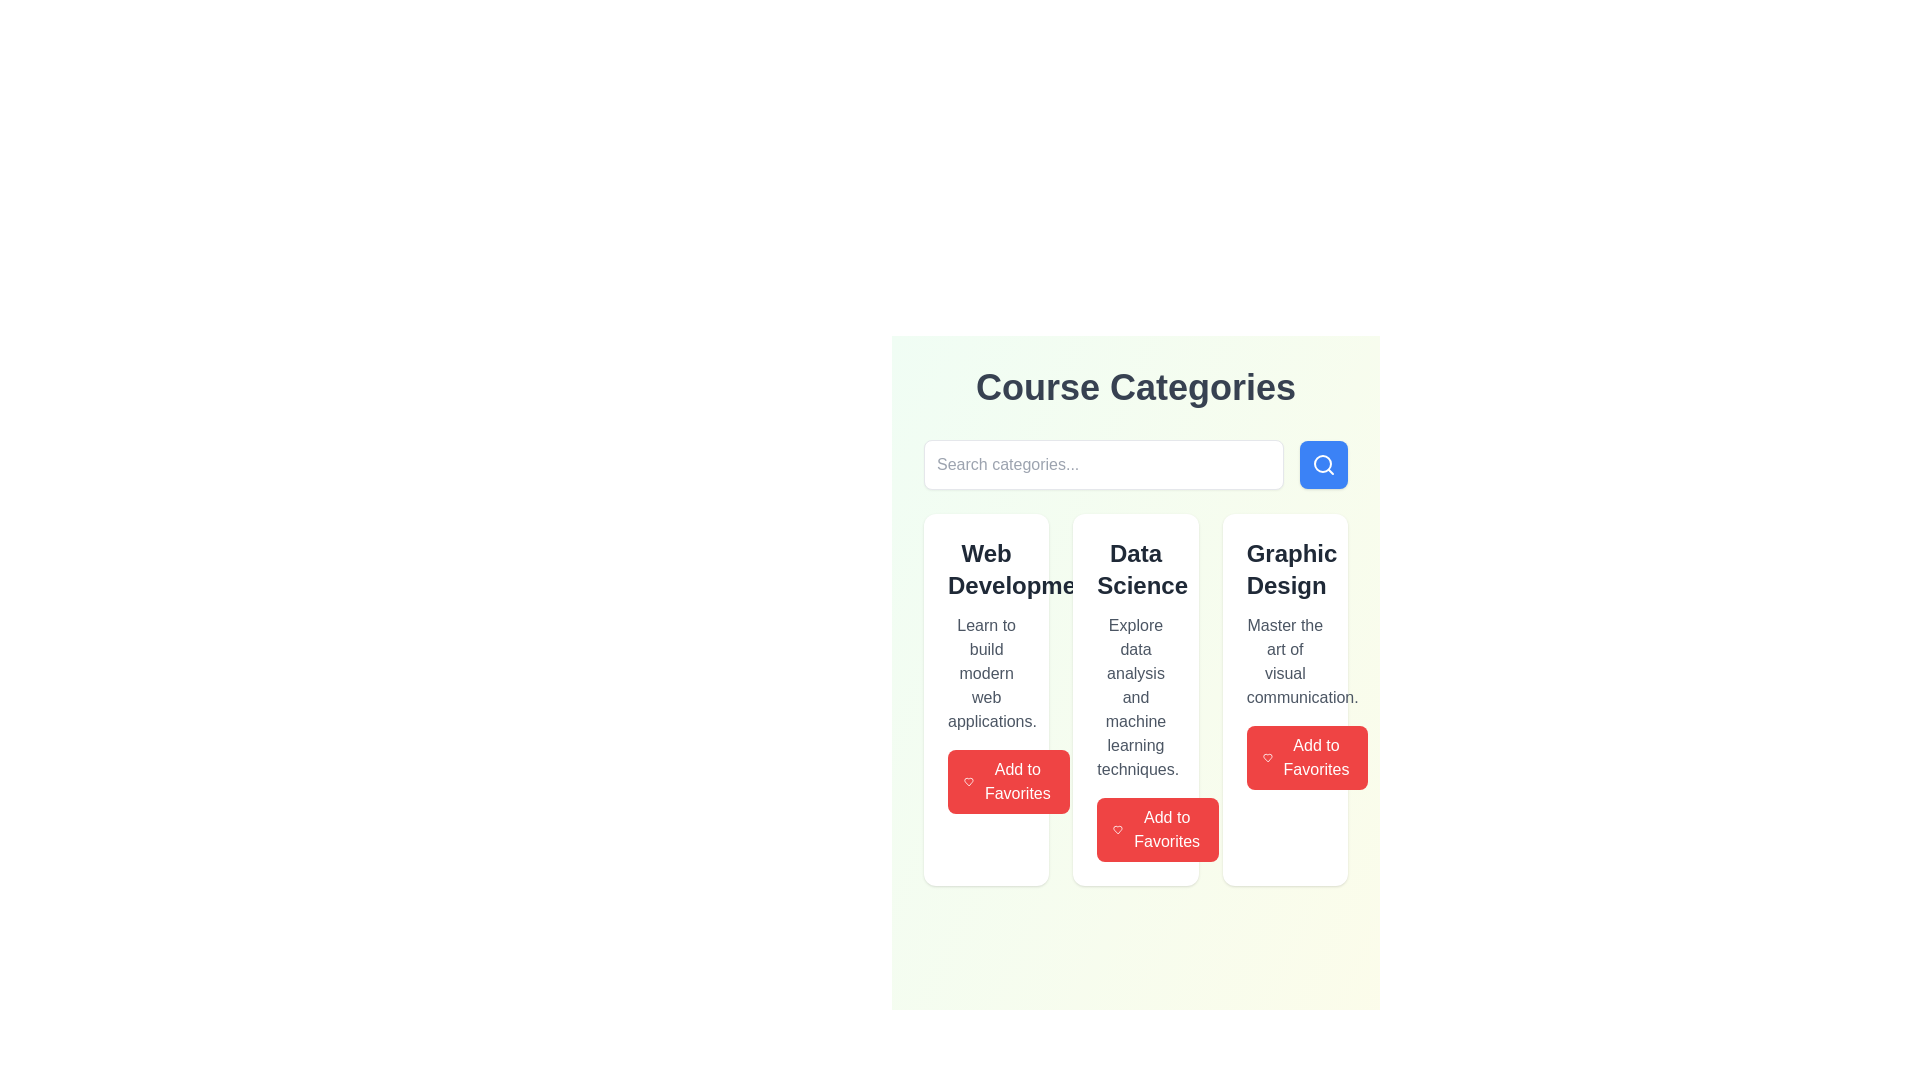 The width and height of the screenshot is (1920, 1080). I want to click on the 'Add to Favorites' button with a red background located at the bottom of the 'Web Development' card, so click(1008, 781).